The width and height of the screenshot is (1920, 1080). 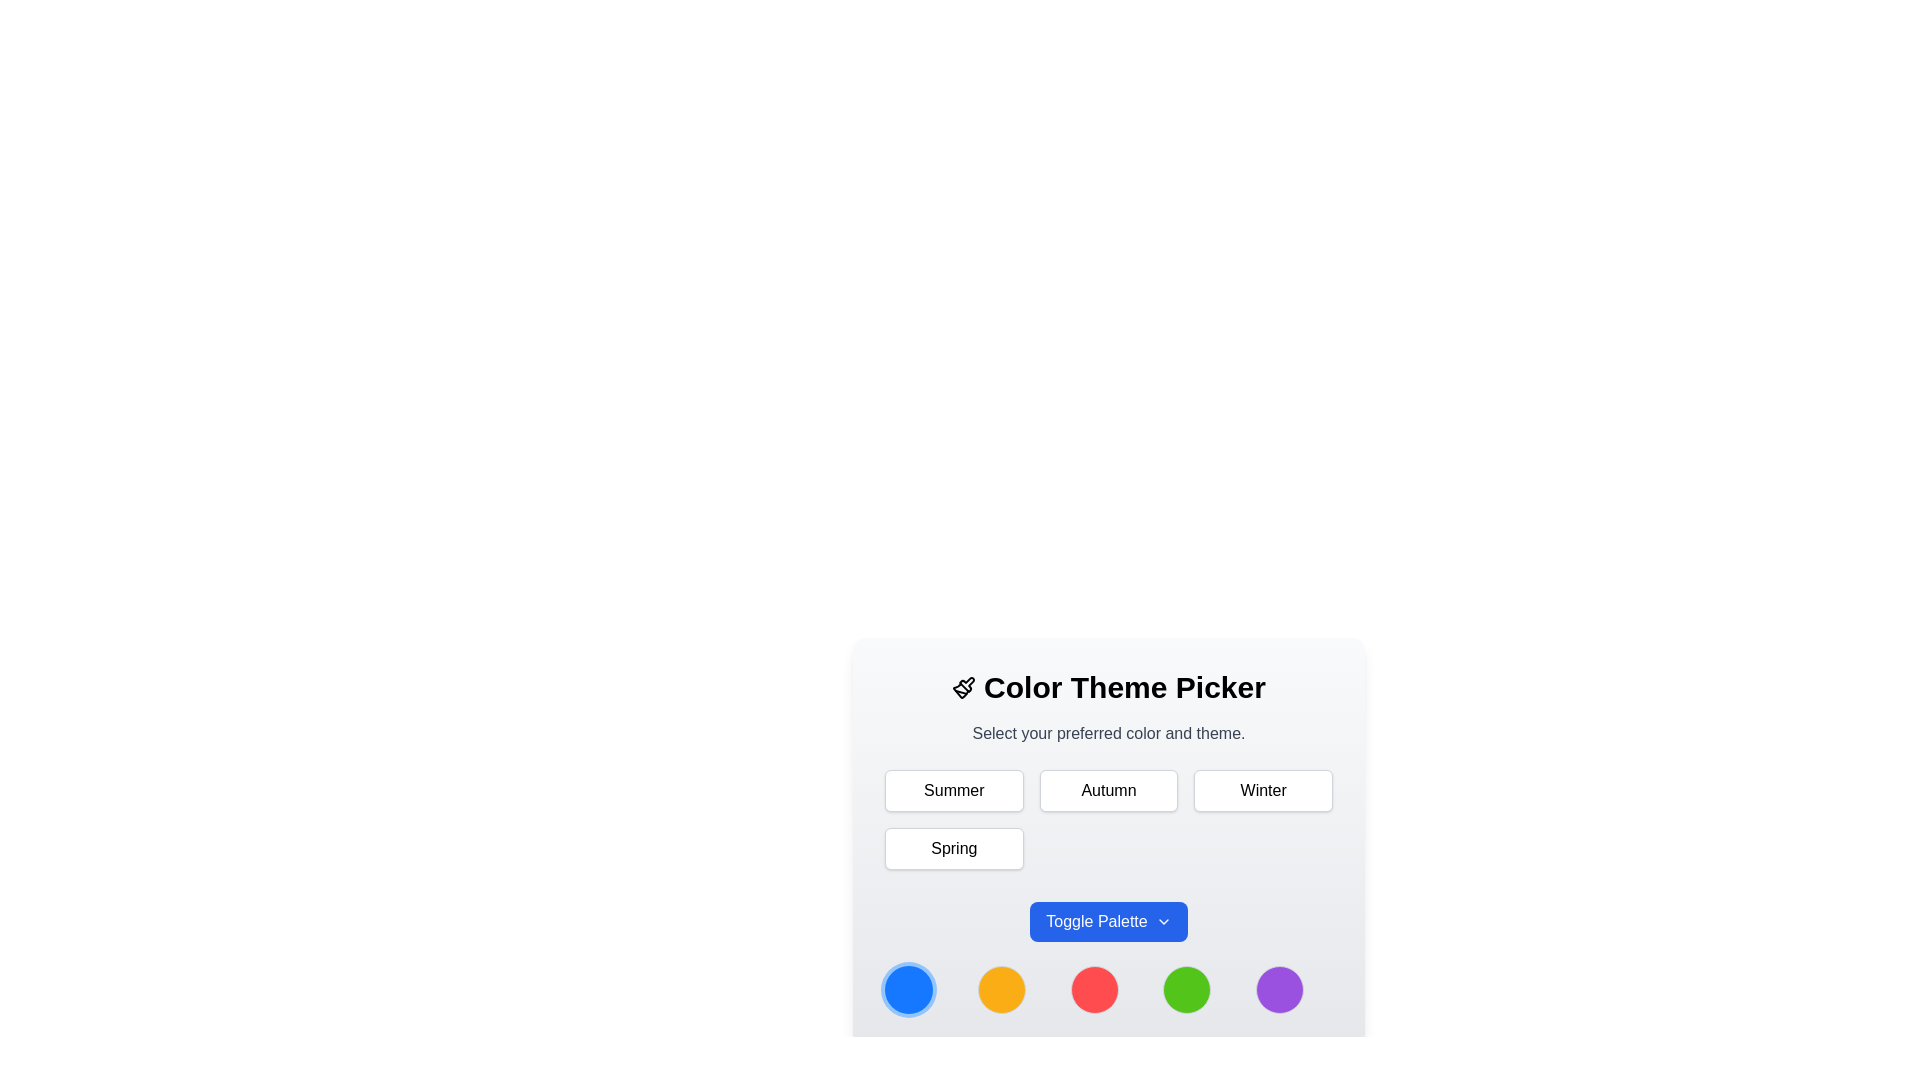 What do you see at coordinates (1107, 789) in the screenshot?
I see `the 'Autumn' button, which is a rectangular button with a white background and gray border, located in the middle column of the first row in the button grid below the label 'Select your preferred color and theme'` at bounding box center [1107, 789].